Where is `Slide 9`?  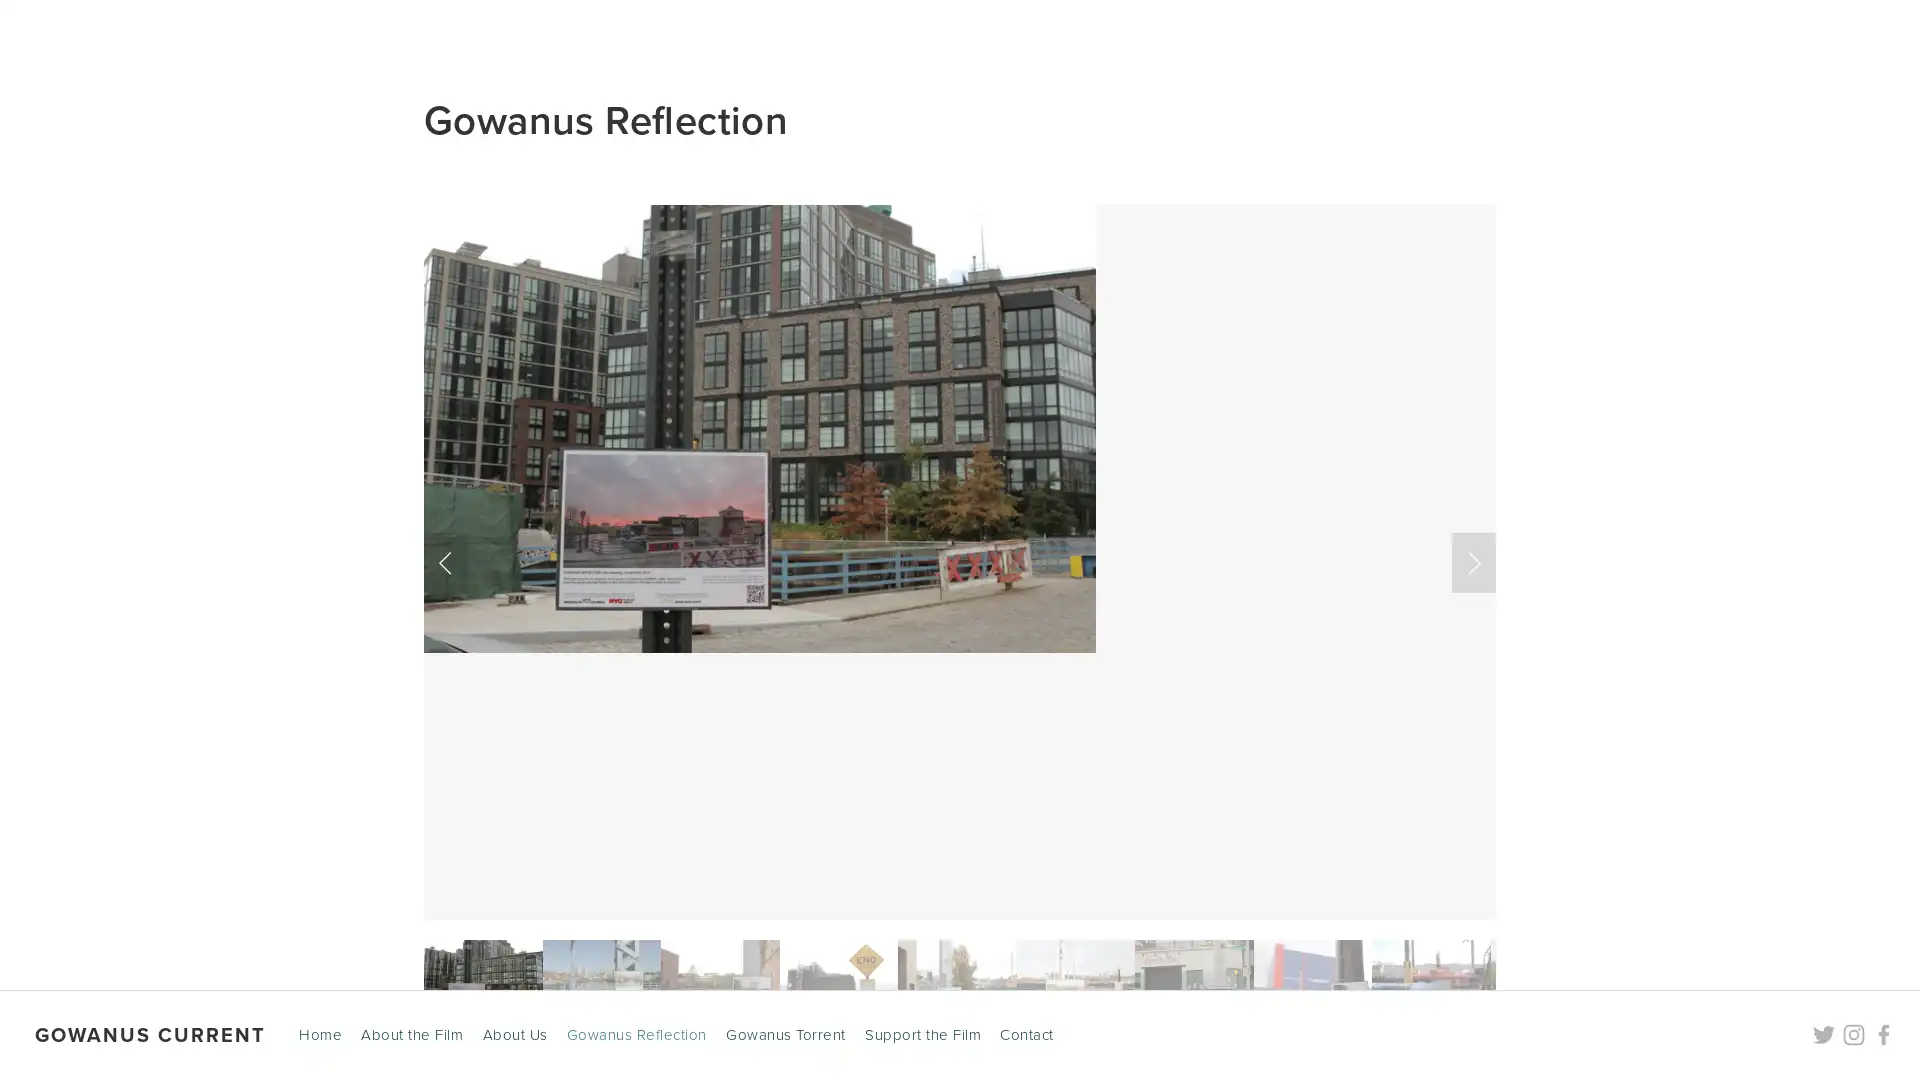
Slide 9 is located at coordinates (1429, 977).